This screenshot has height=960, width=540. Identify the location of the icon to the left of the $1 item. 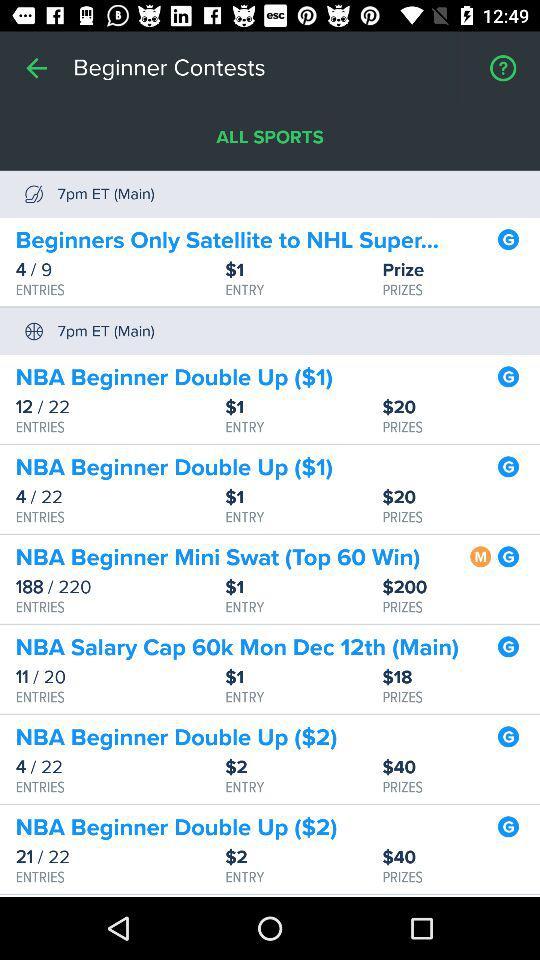
(120, 677).